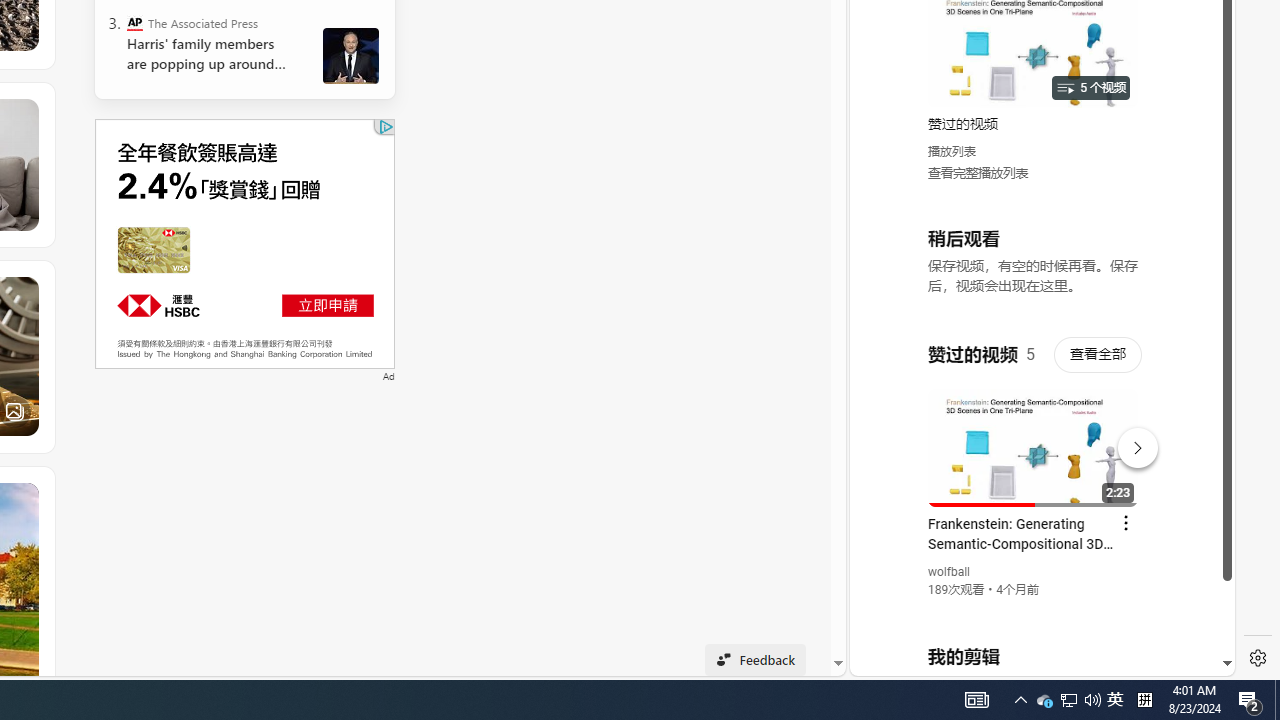 The width and height of the screenshot is (1280, 720). I want to click on 'Global web icon', so click(887, 431).